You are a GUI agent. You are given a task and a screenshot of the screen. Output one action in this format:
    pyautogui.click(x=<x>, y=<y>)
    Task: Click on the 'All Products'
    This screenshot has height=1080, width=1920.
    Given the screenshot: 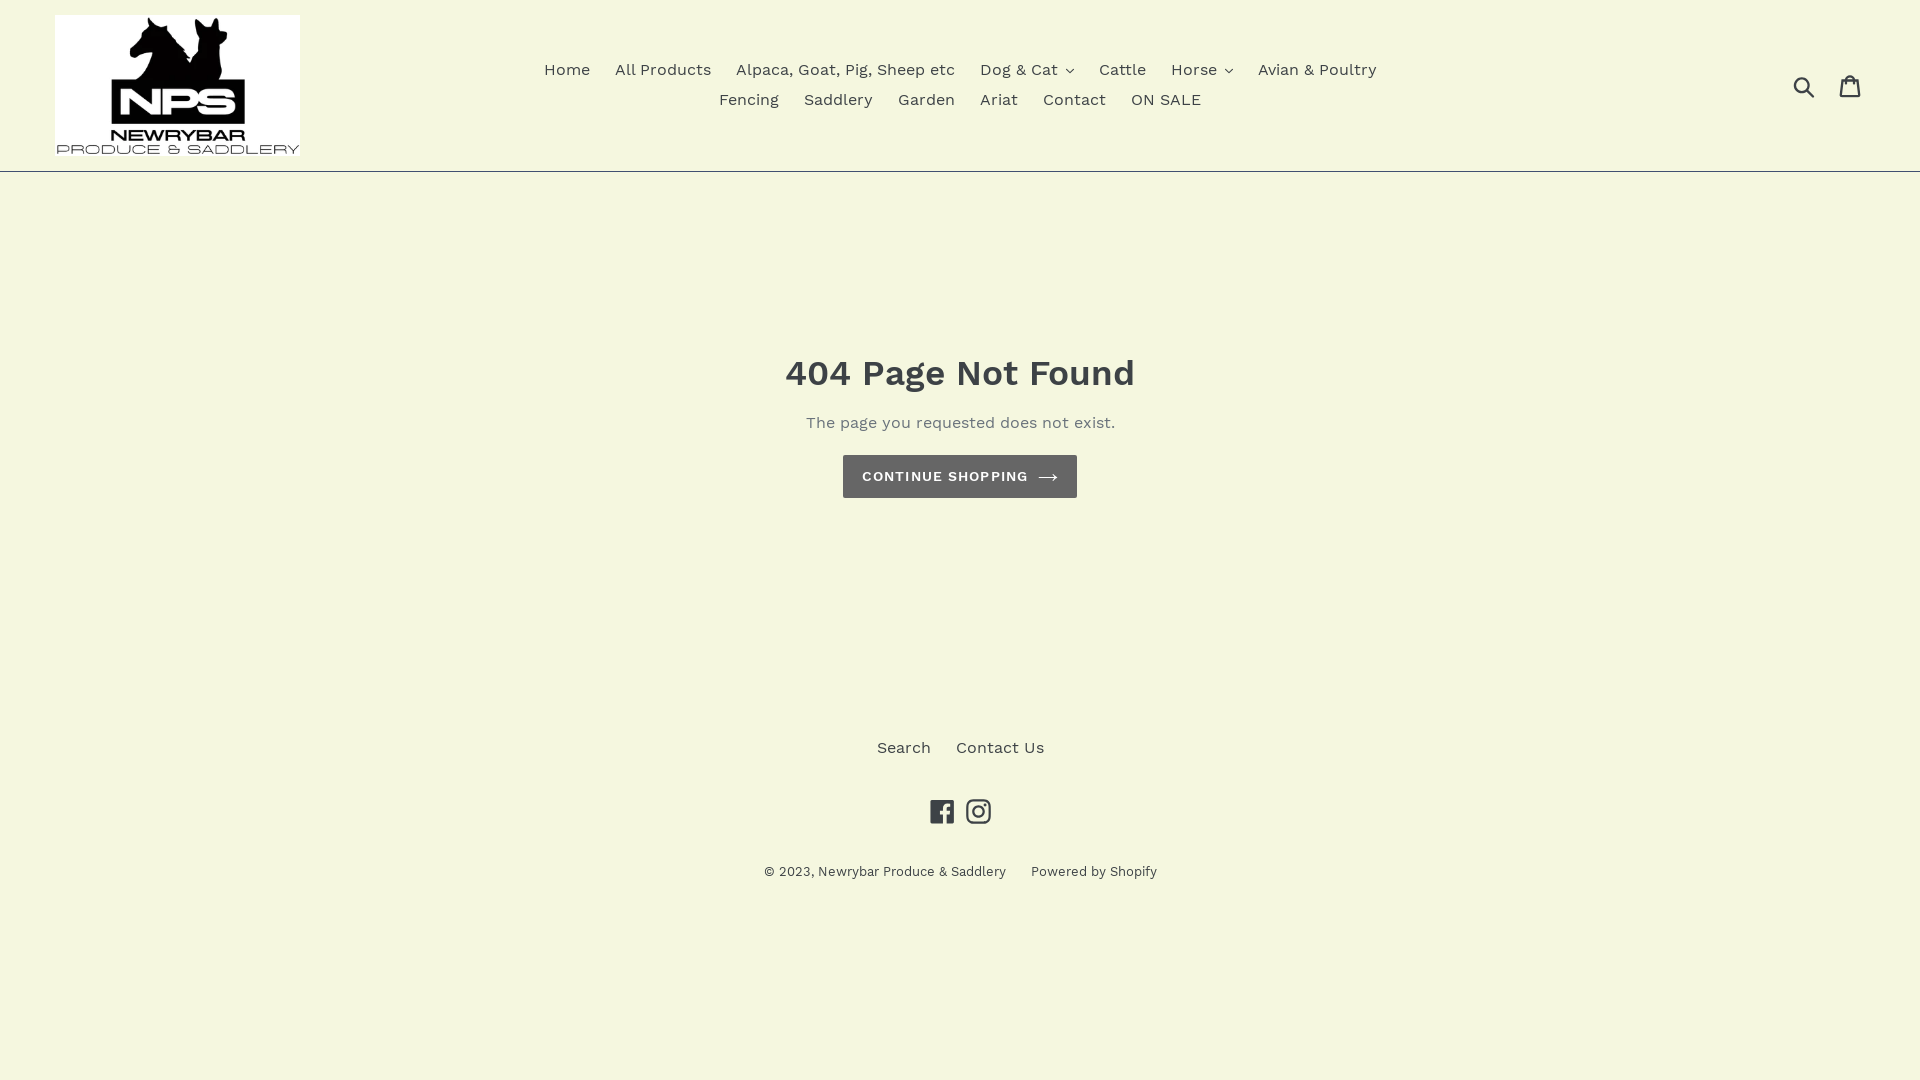 What is the action you would take?
    pyautogui.click(x=603, y=68)
    